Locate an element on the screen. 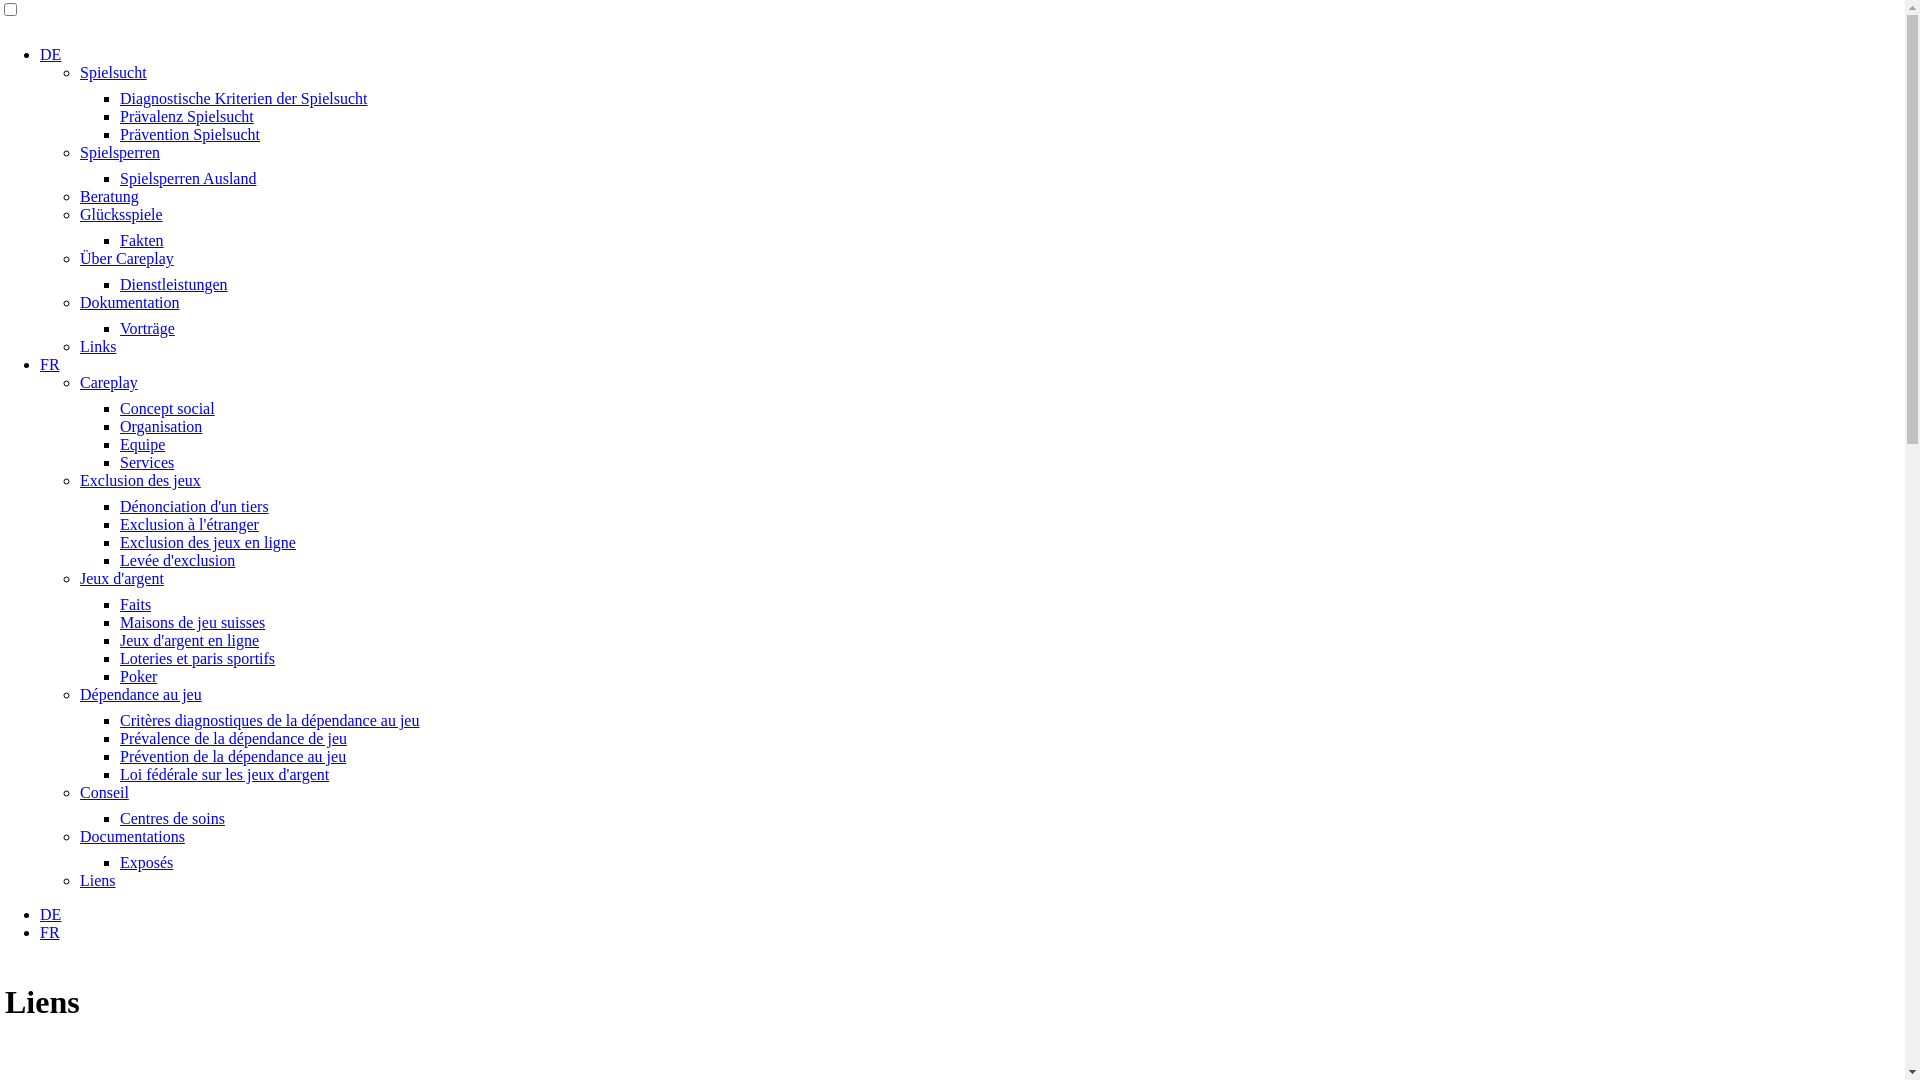 This screenshot has height=1080, width=1920. 'Conseil' is located at coordinates (103, 791).